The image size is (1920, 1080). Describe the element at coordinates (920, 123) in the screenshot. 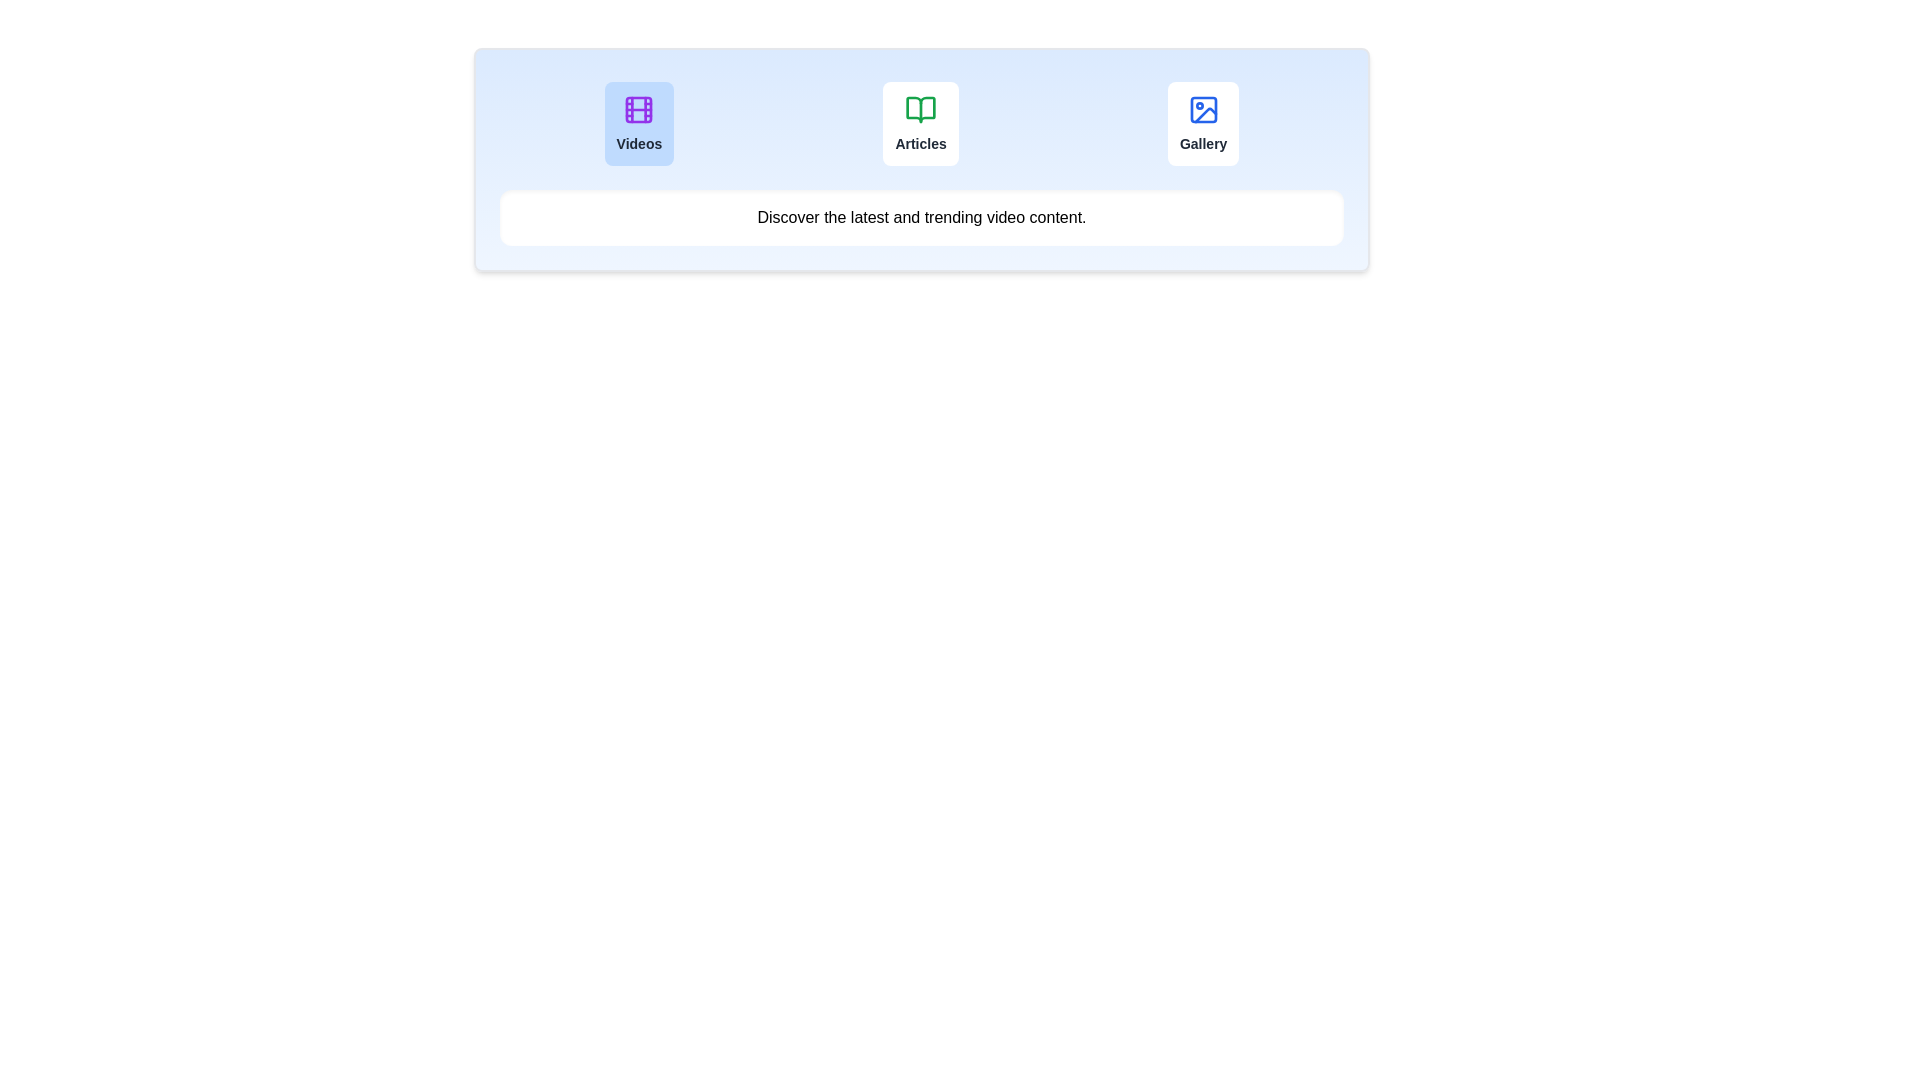

I see `the tab button labeled 'Articles' to observe its hover effect` at that location.